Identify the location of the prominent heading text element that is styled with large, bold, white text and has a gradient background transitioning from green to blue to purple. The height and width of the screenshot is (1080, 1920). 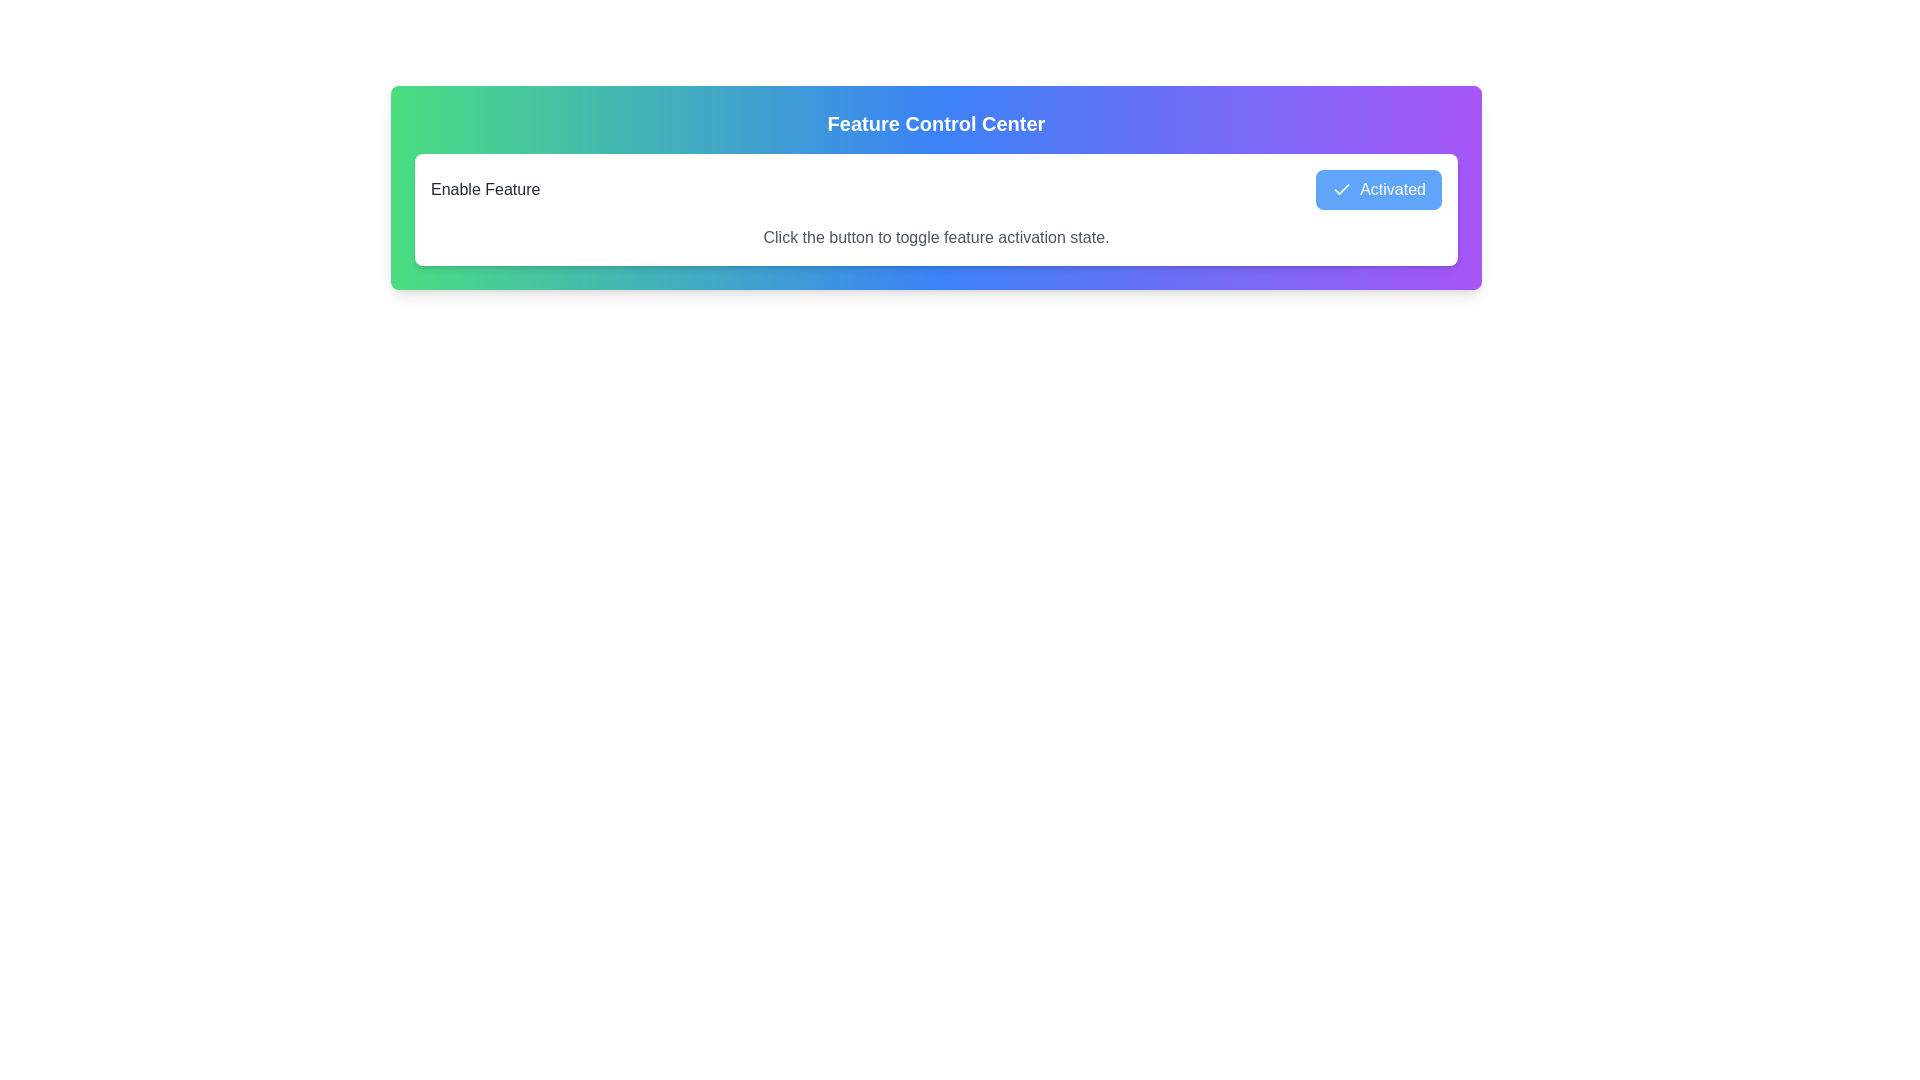
(935, 123).